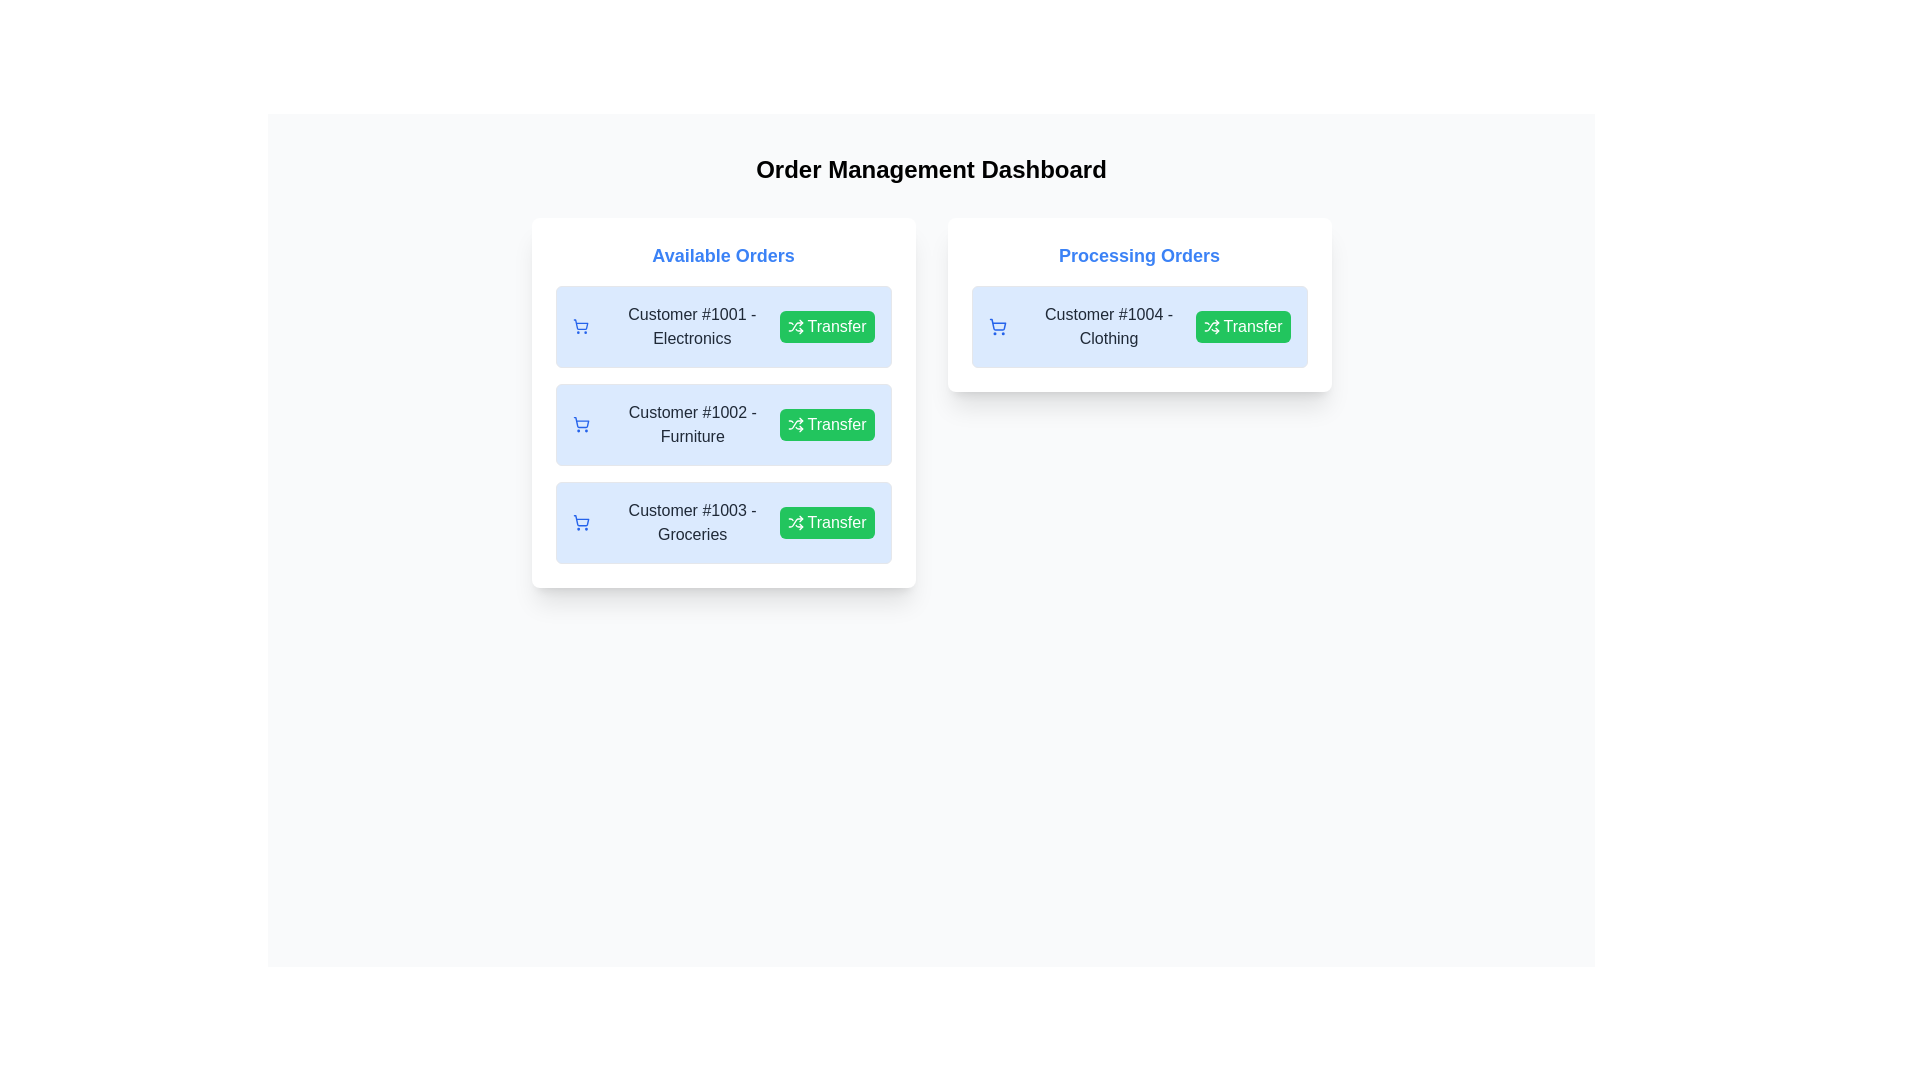 The width and height of the screenshot is (1920, 1080). I want to click on the text label 'Available Orders' styled in bold and blue, located at the top of the card component on the left side of the application interface, so click(722, 254).